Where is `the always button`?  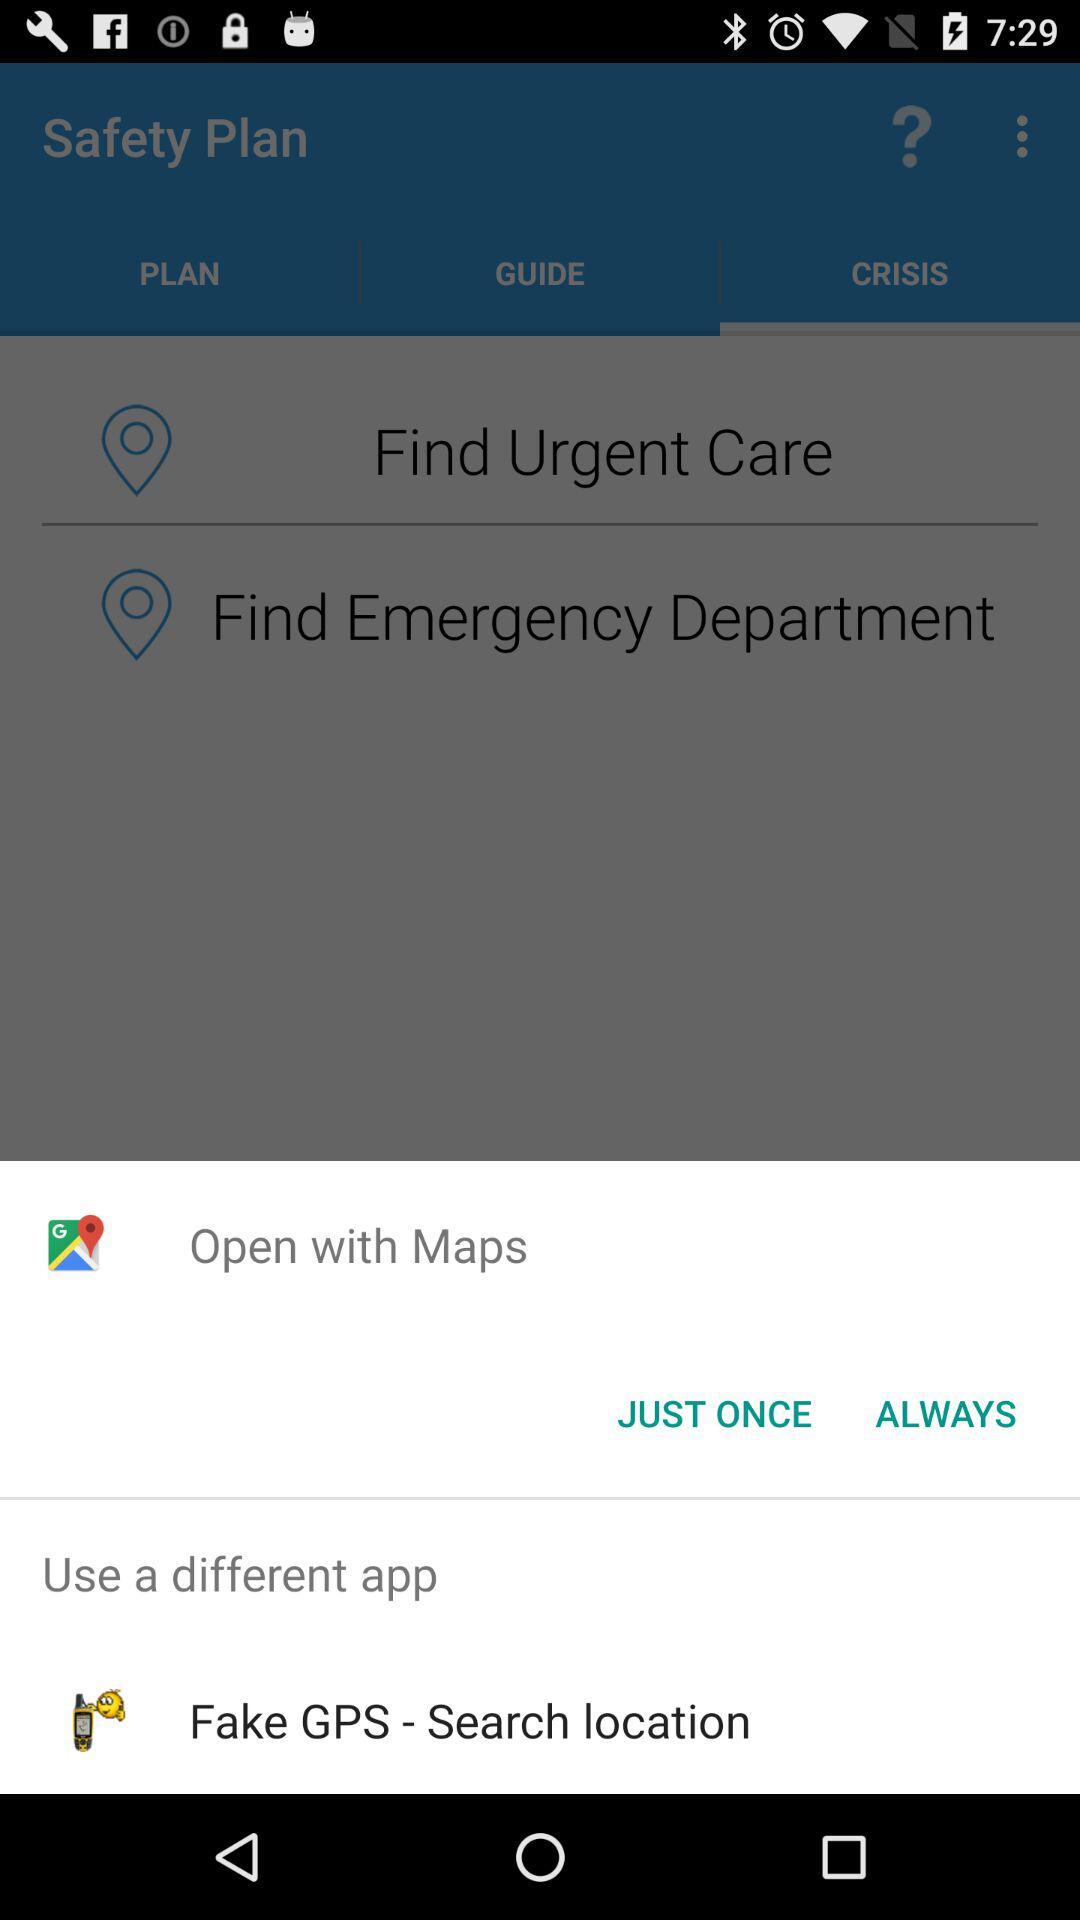
the always button is located at coordinates (945, 1411).